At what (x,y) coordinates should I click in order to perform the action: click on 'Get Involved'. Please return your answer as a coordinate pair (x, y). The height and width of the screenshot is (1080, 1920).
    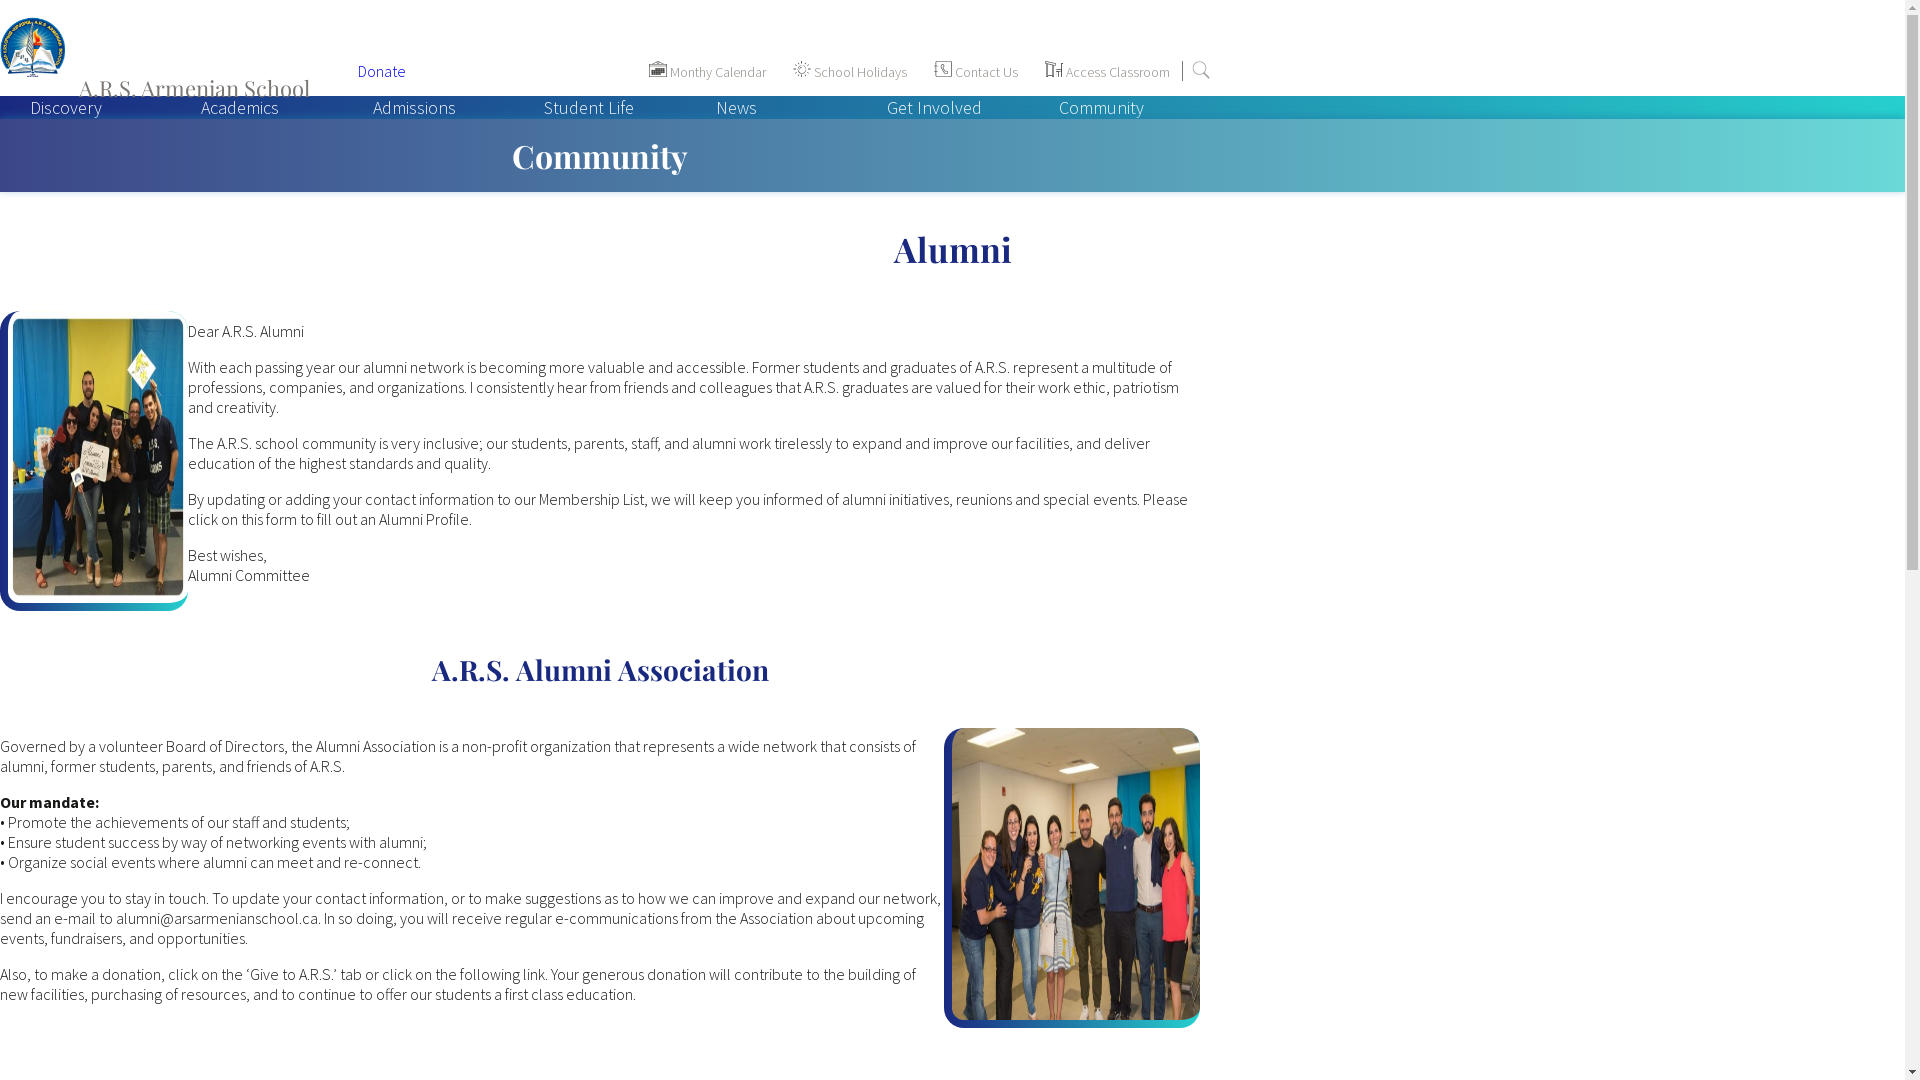
    Looking at the image, I should click on (933, 107).